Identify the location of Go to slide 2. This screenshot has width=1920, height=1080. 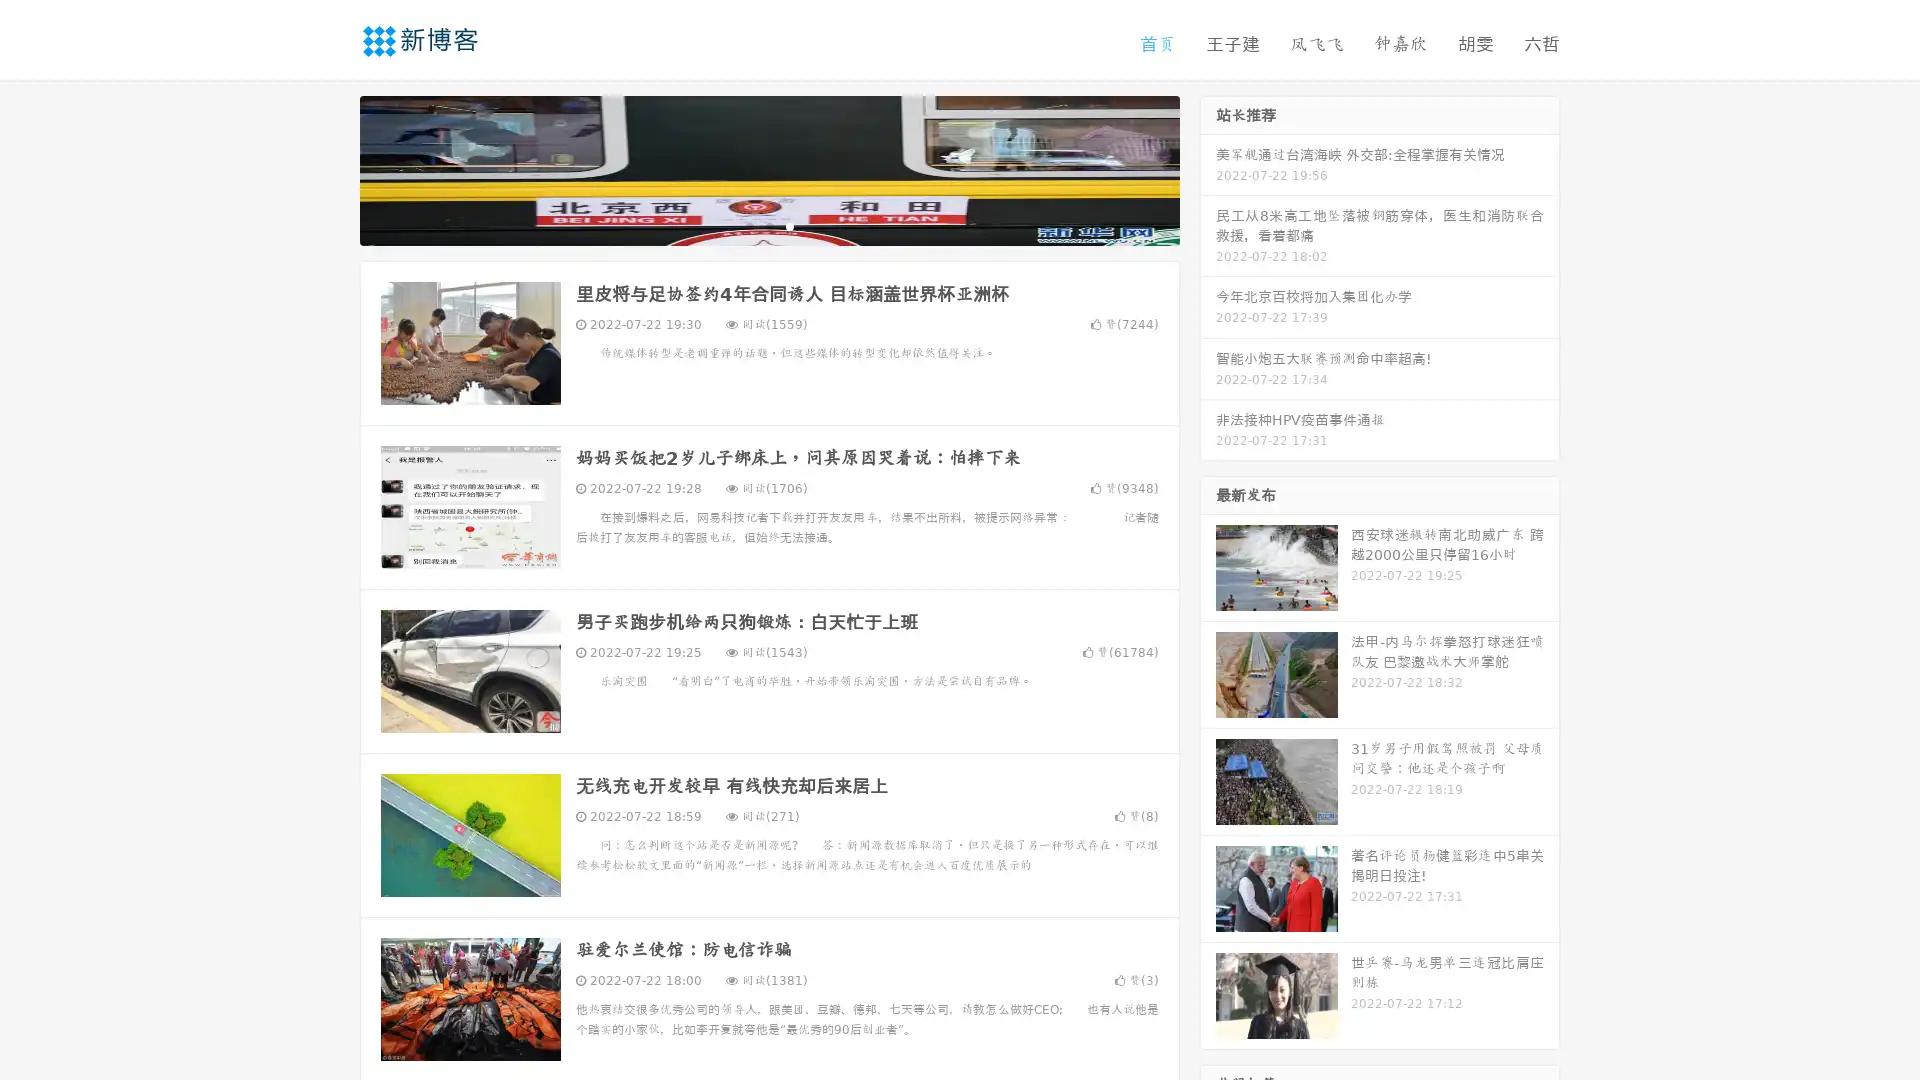
(768, 225).